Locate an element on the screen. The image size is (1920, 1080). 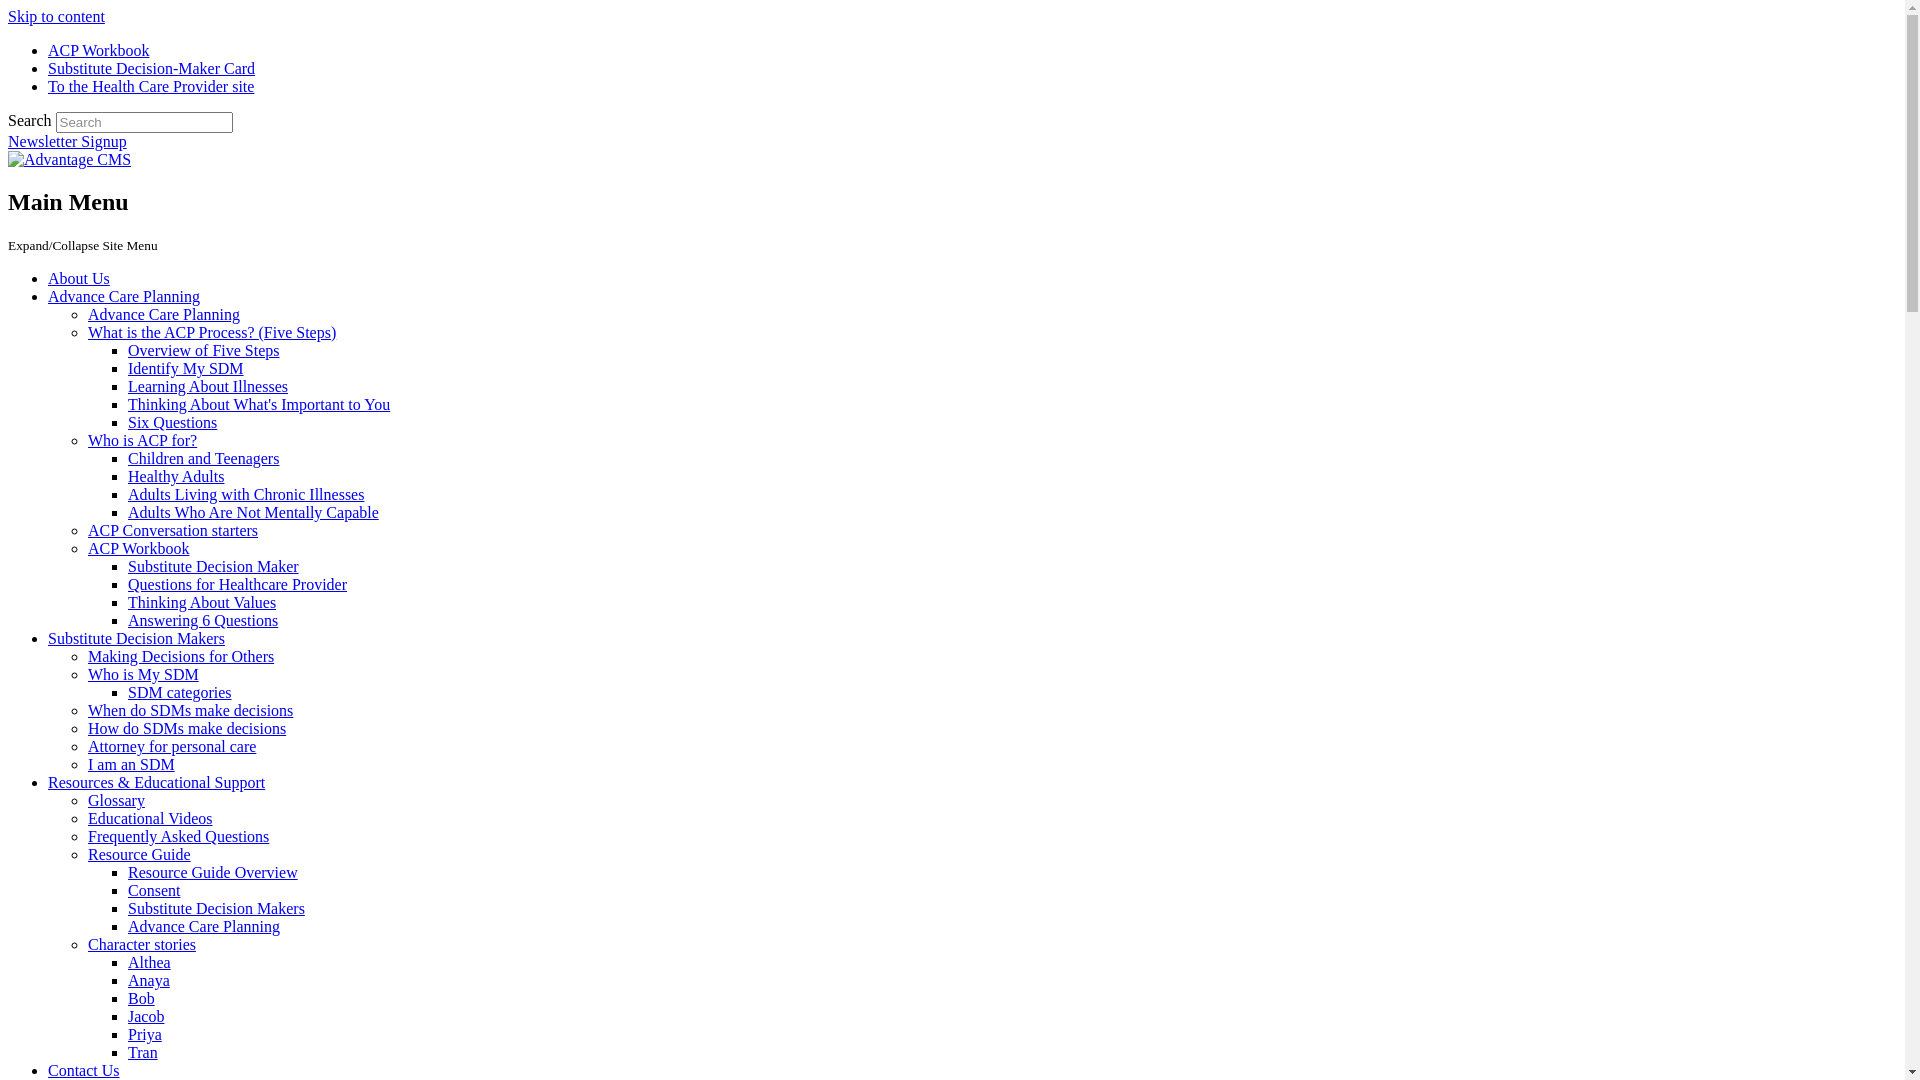
'About Us' is located at coordinates (78, 278).